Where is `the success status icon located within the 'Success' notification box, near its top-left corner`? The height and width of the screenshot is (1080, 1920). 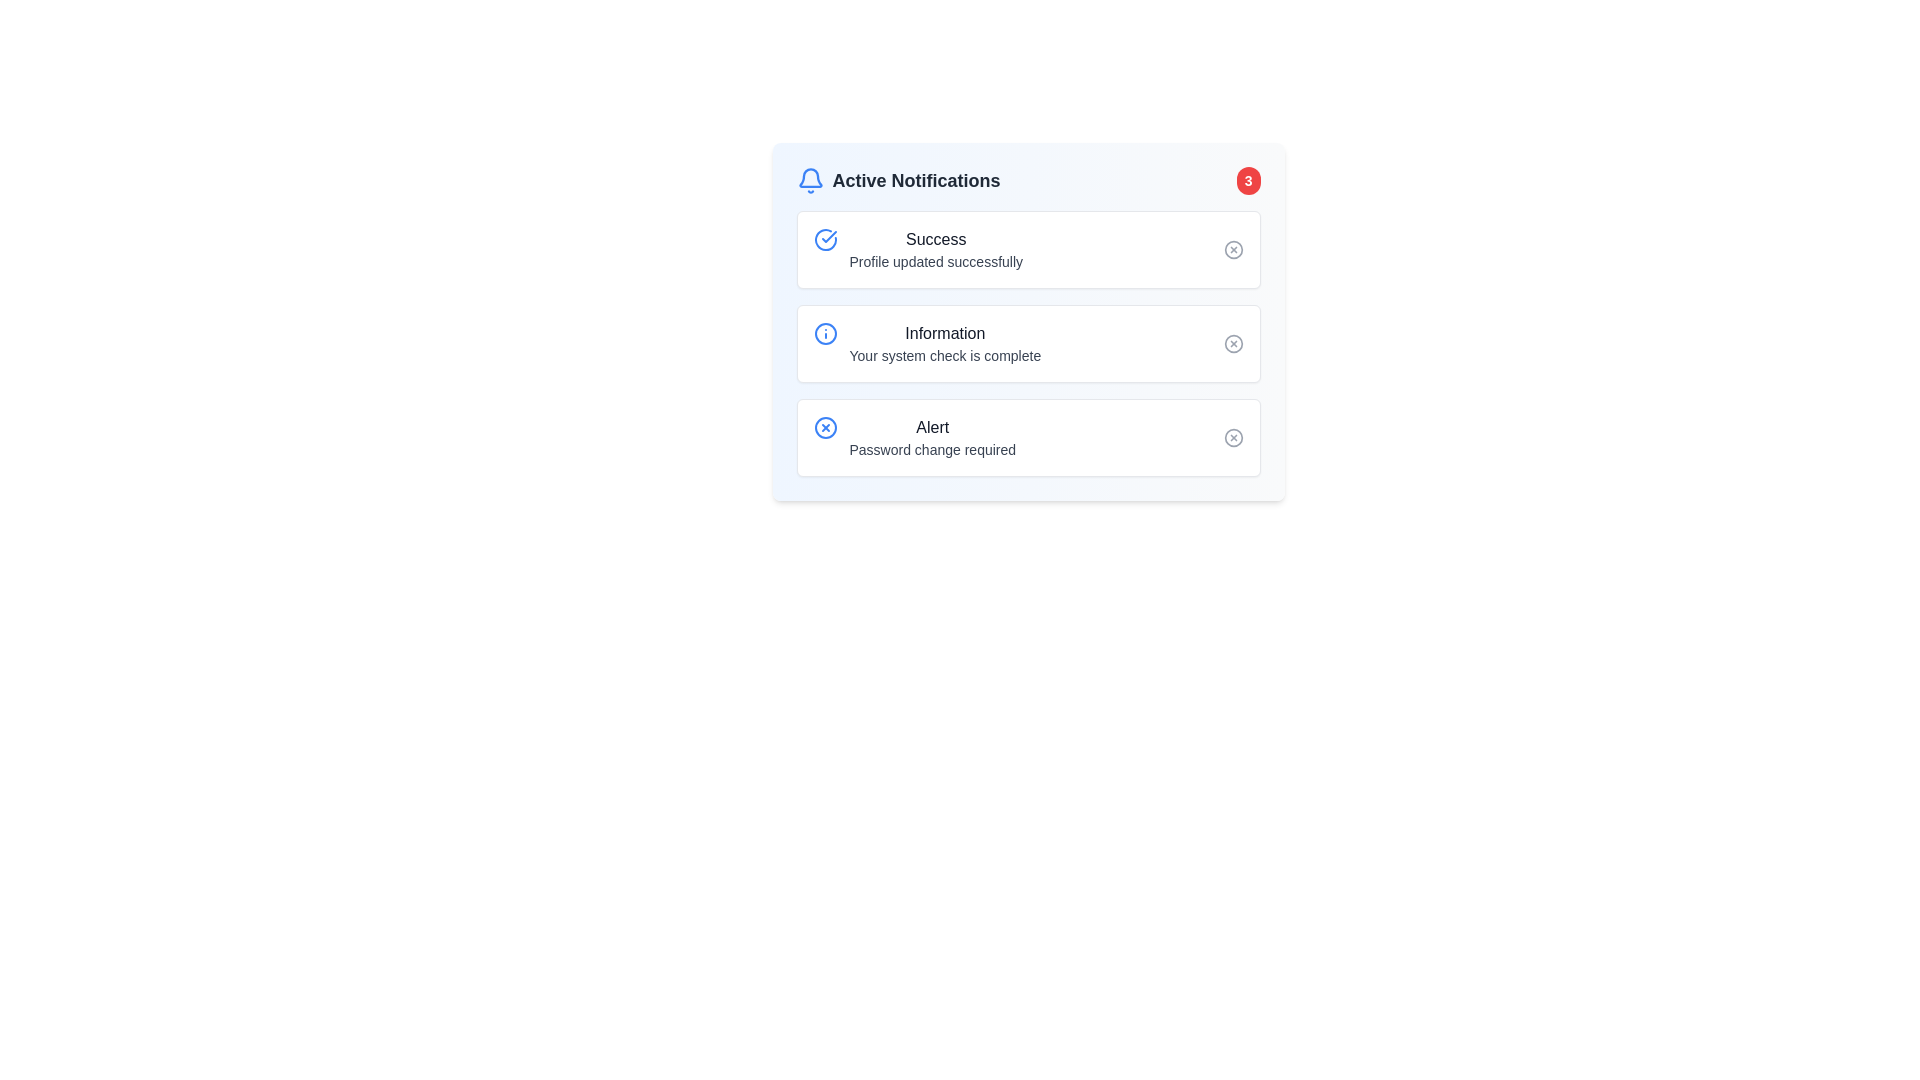 the success status icon located within the 'Success' notification box, near its top-left corner is located at coordinates (829, 235).